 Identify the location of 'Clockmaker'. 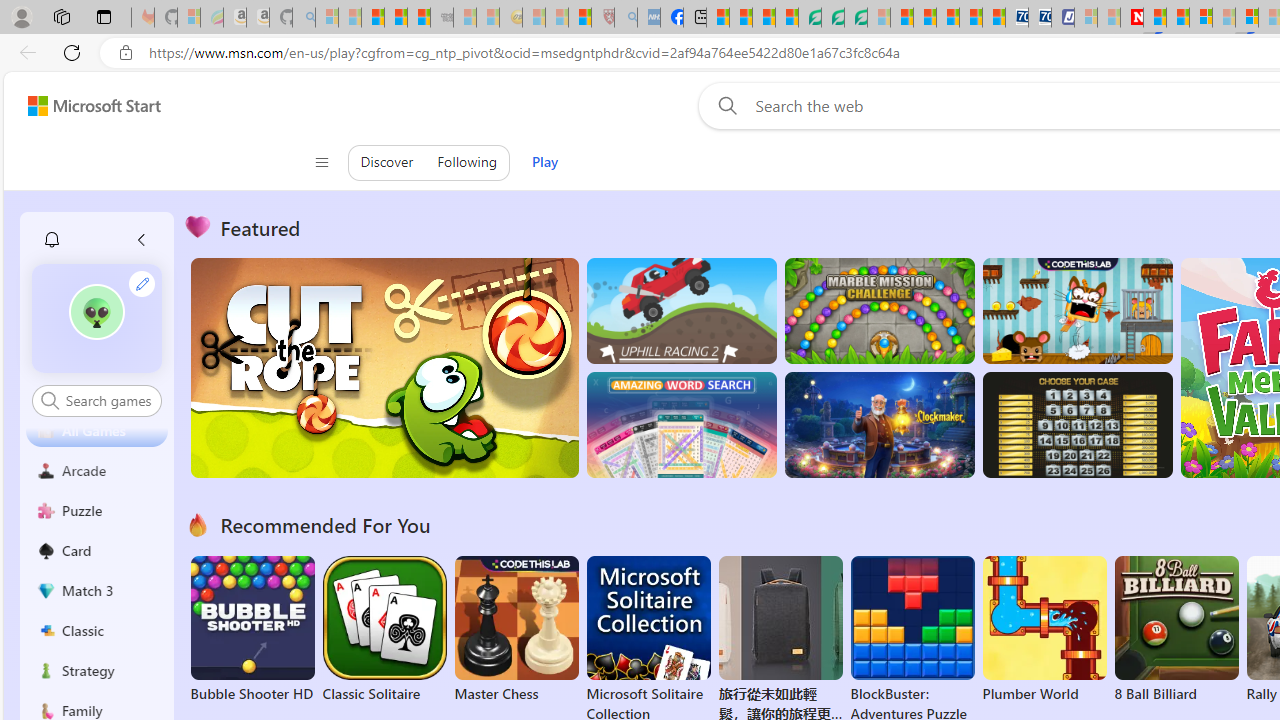
(879, 424).